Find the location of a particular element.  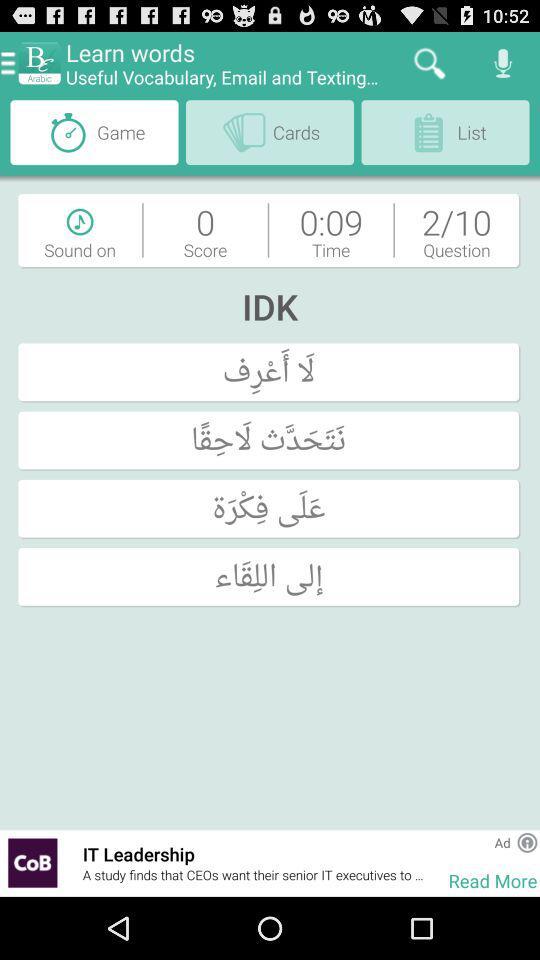

icon next to ad icon is located at coordinates (527, 841).